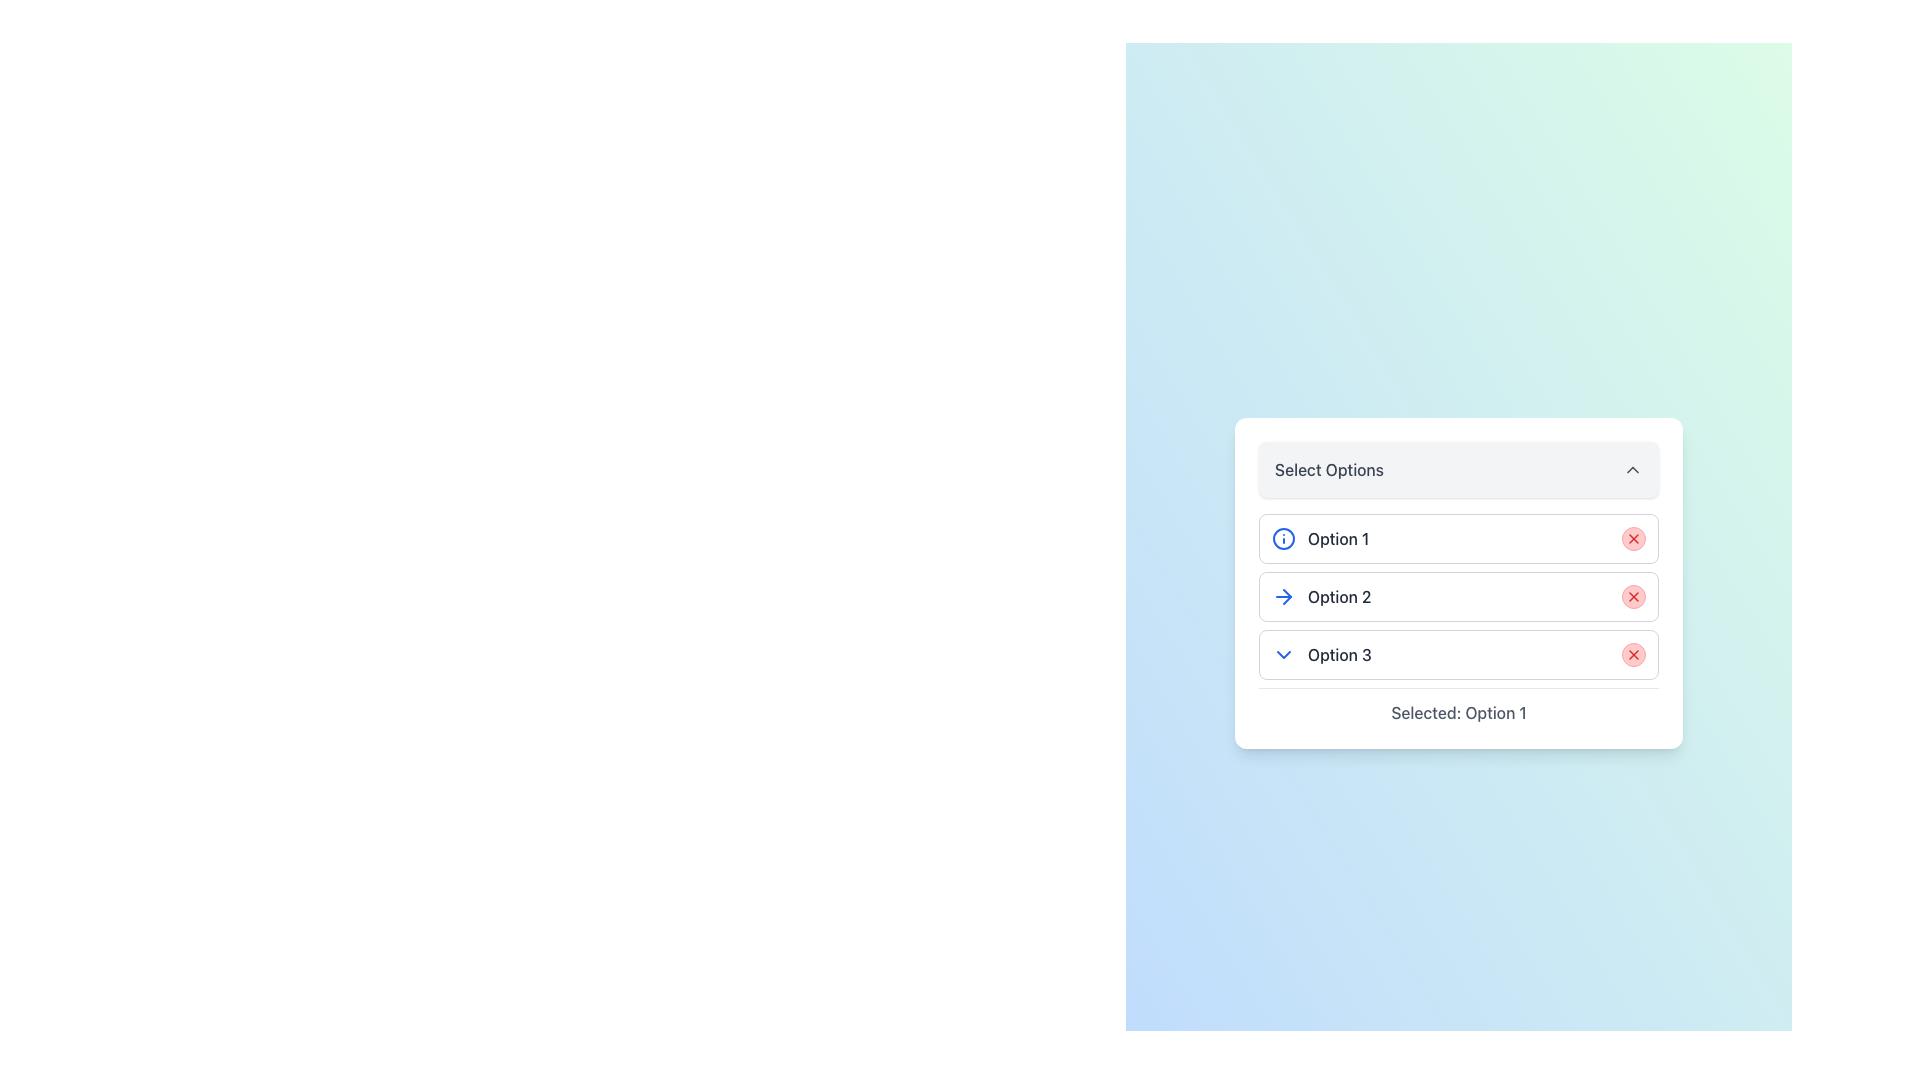  What do you see at coordinates (1283, 595) in the screenshot?
I see `the visual indicator icon associated with 'Option 2', positioned to the left of the text 'Option 2'` at bounding box center [1283, 595].